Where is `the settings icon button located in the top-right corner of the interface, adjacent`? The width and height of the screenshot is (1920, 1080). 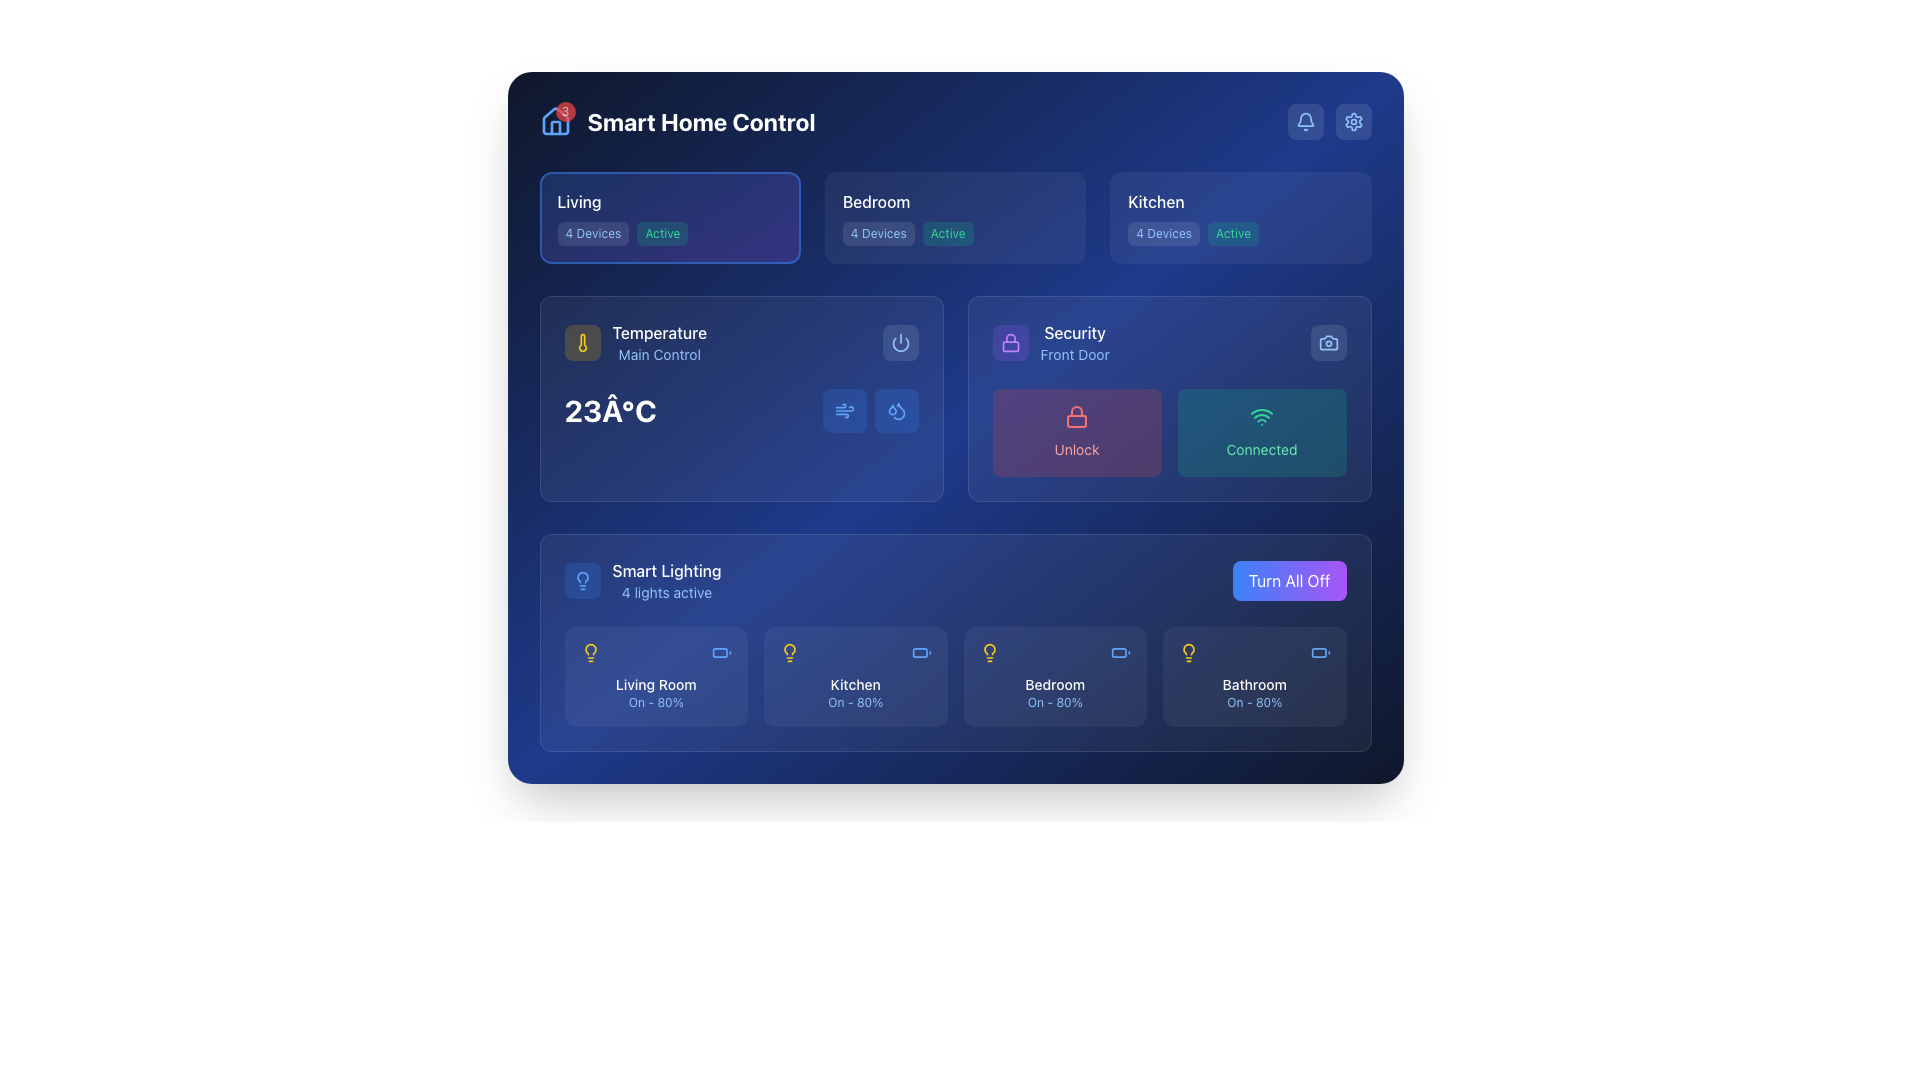
the settings icon button located in the top-right corner of the interface, adjacent is located at coordinates (1353, 122).